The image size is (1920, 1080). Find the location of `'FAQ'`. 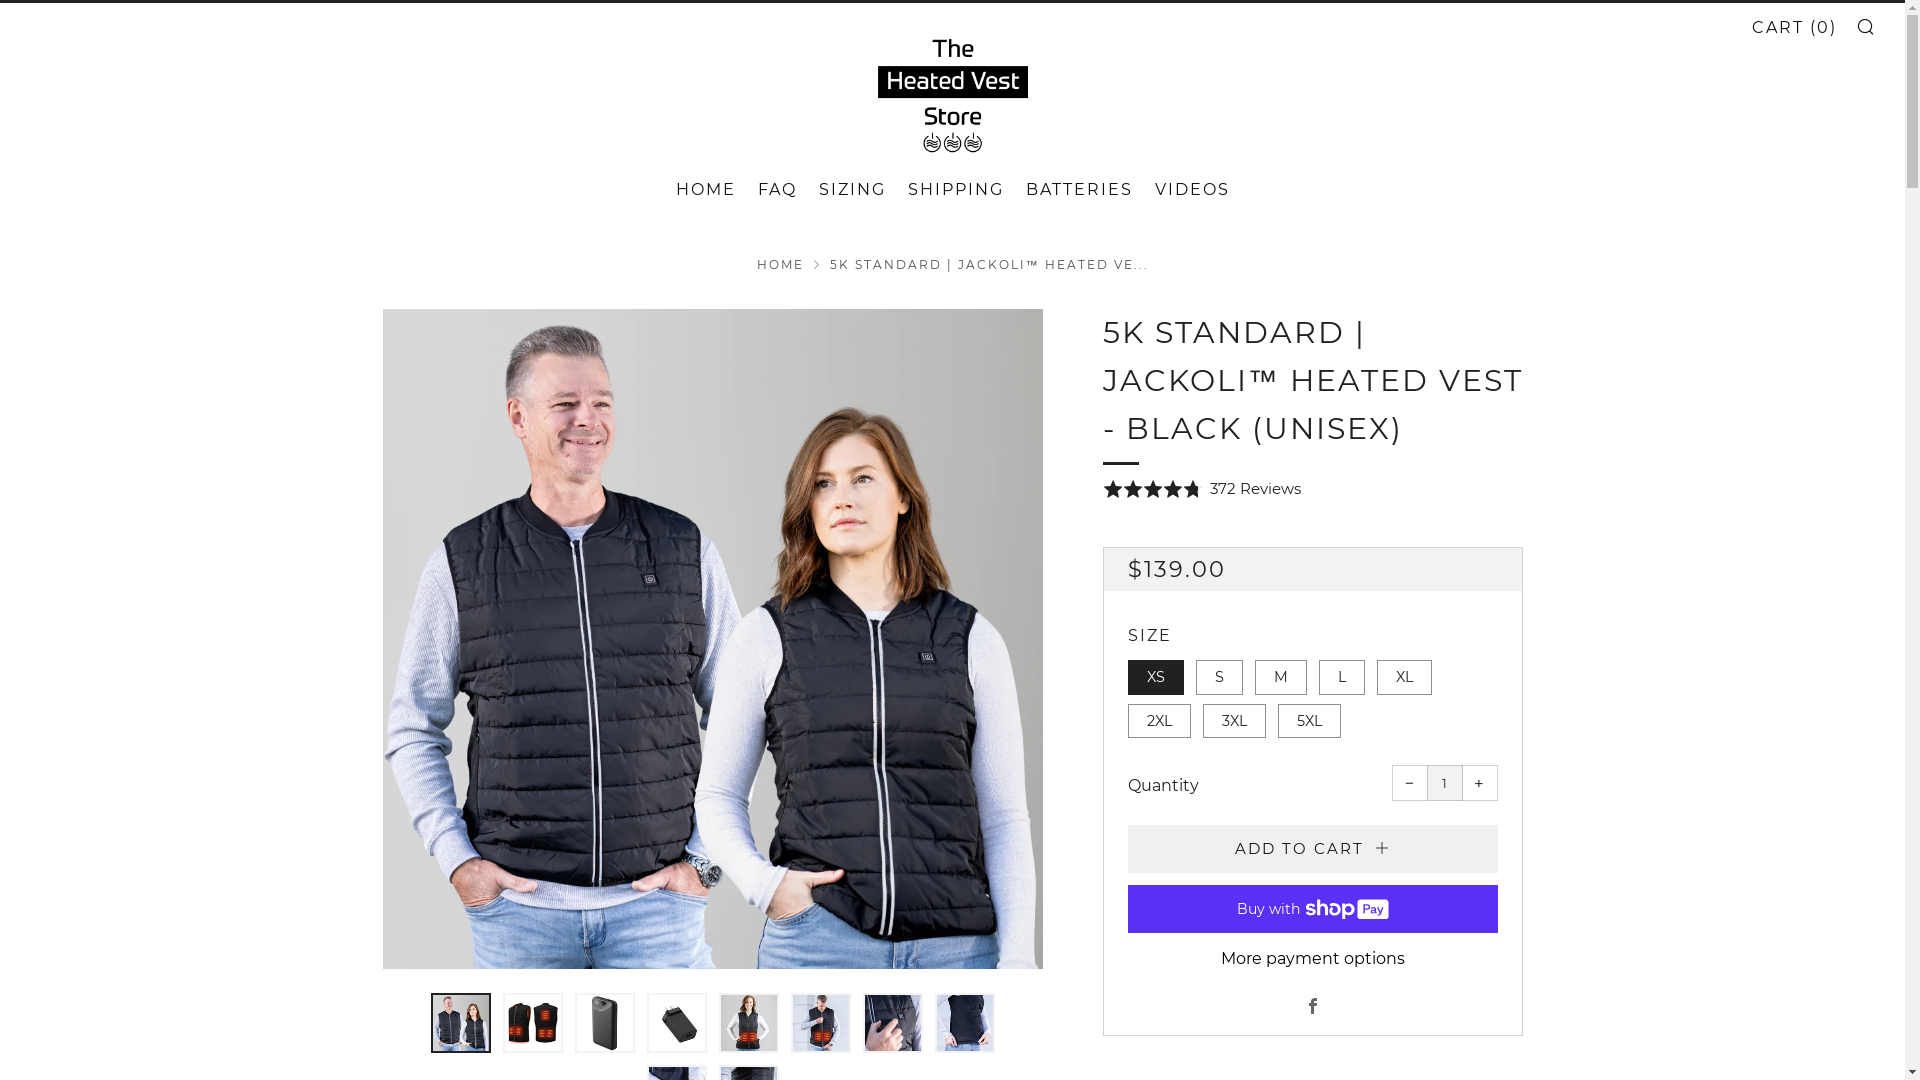

'FAQ' is located at coordinates (776, 189).